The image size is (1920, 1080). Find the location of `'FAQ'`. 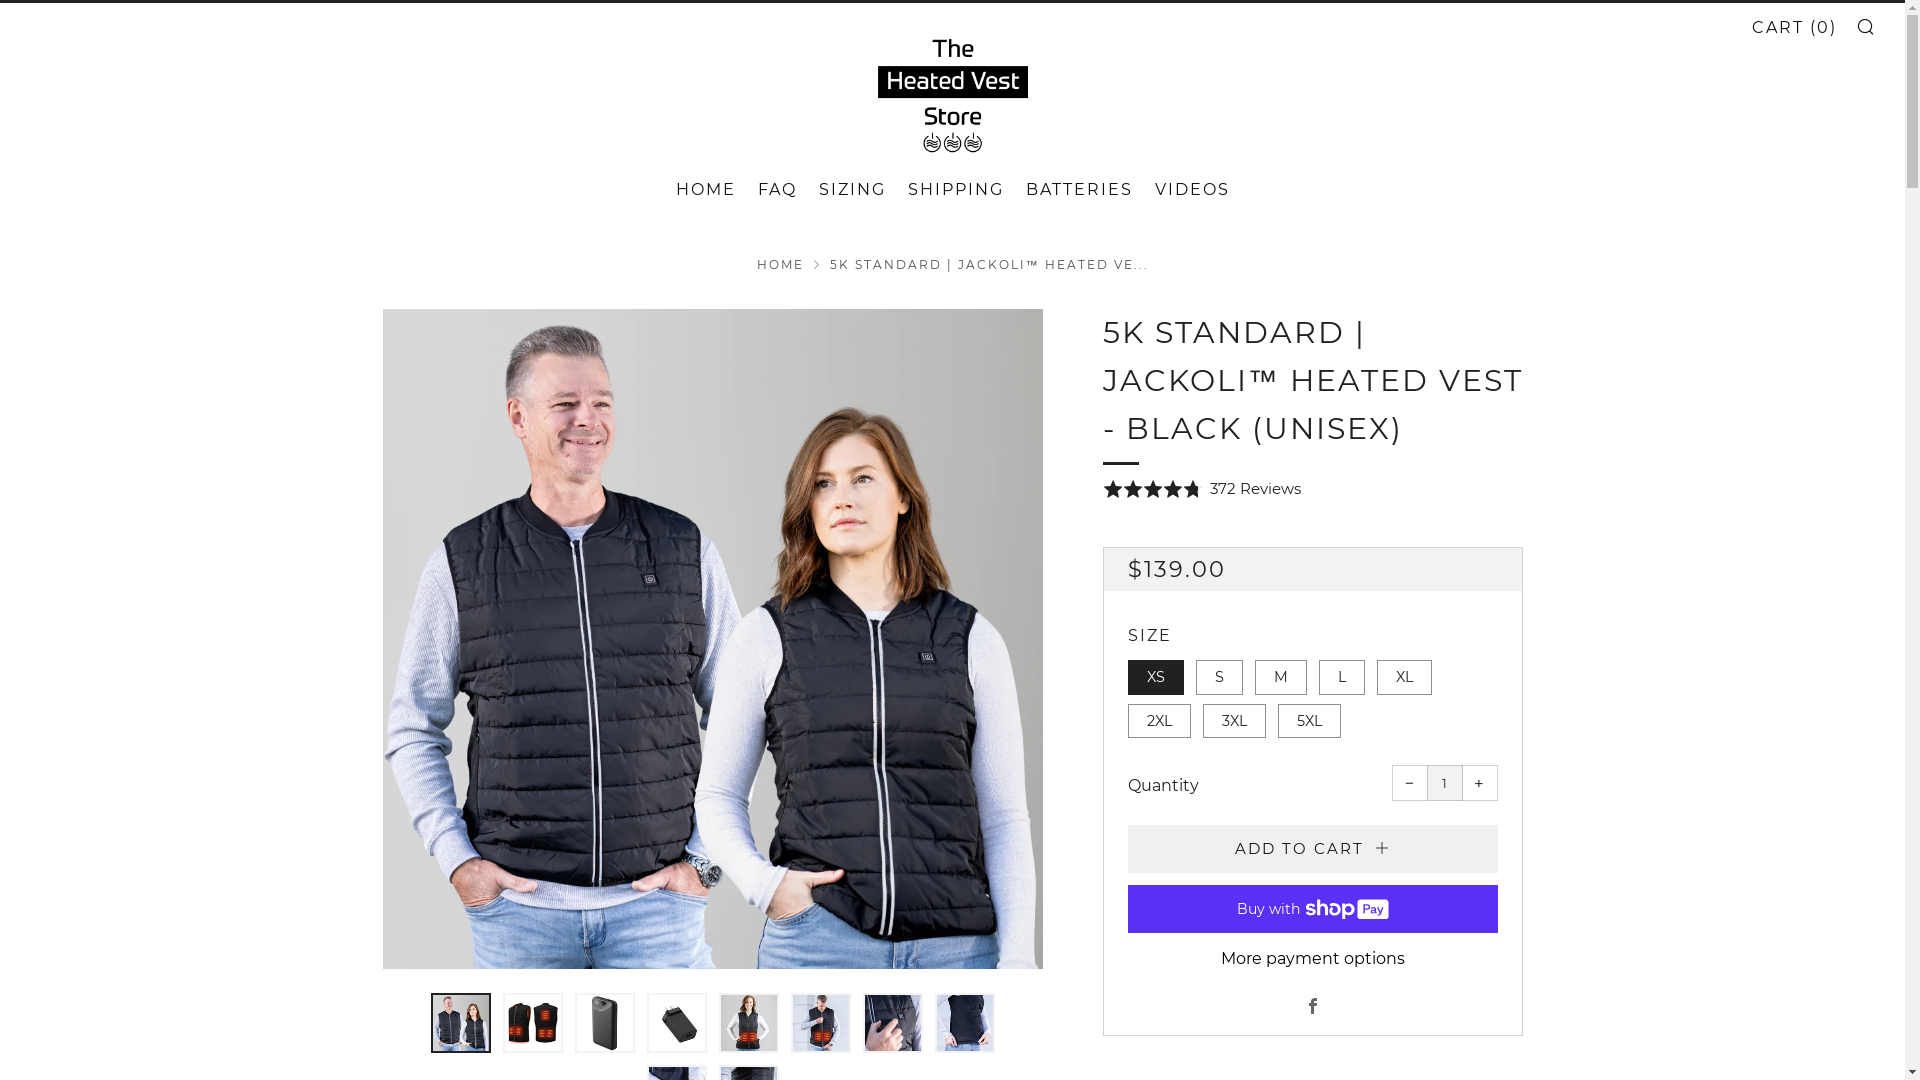

'FAQ' is located at coordinates (776, 189).